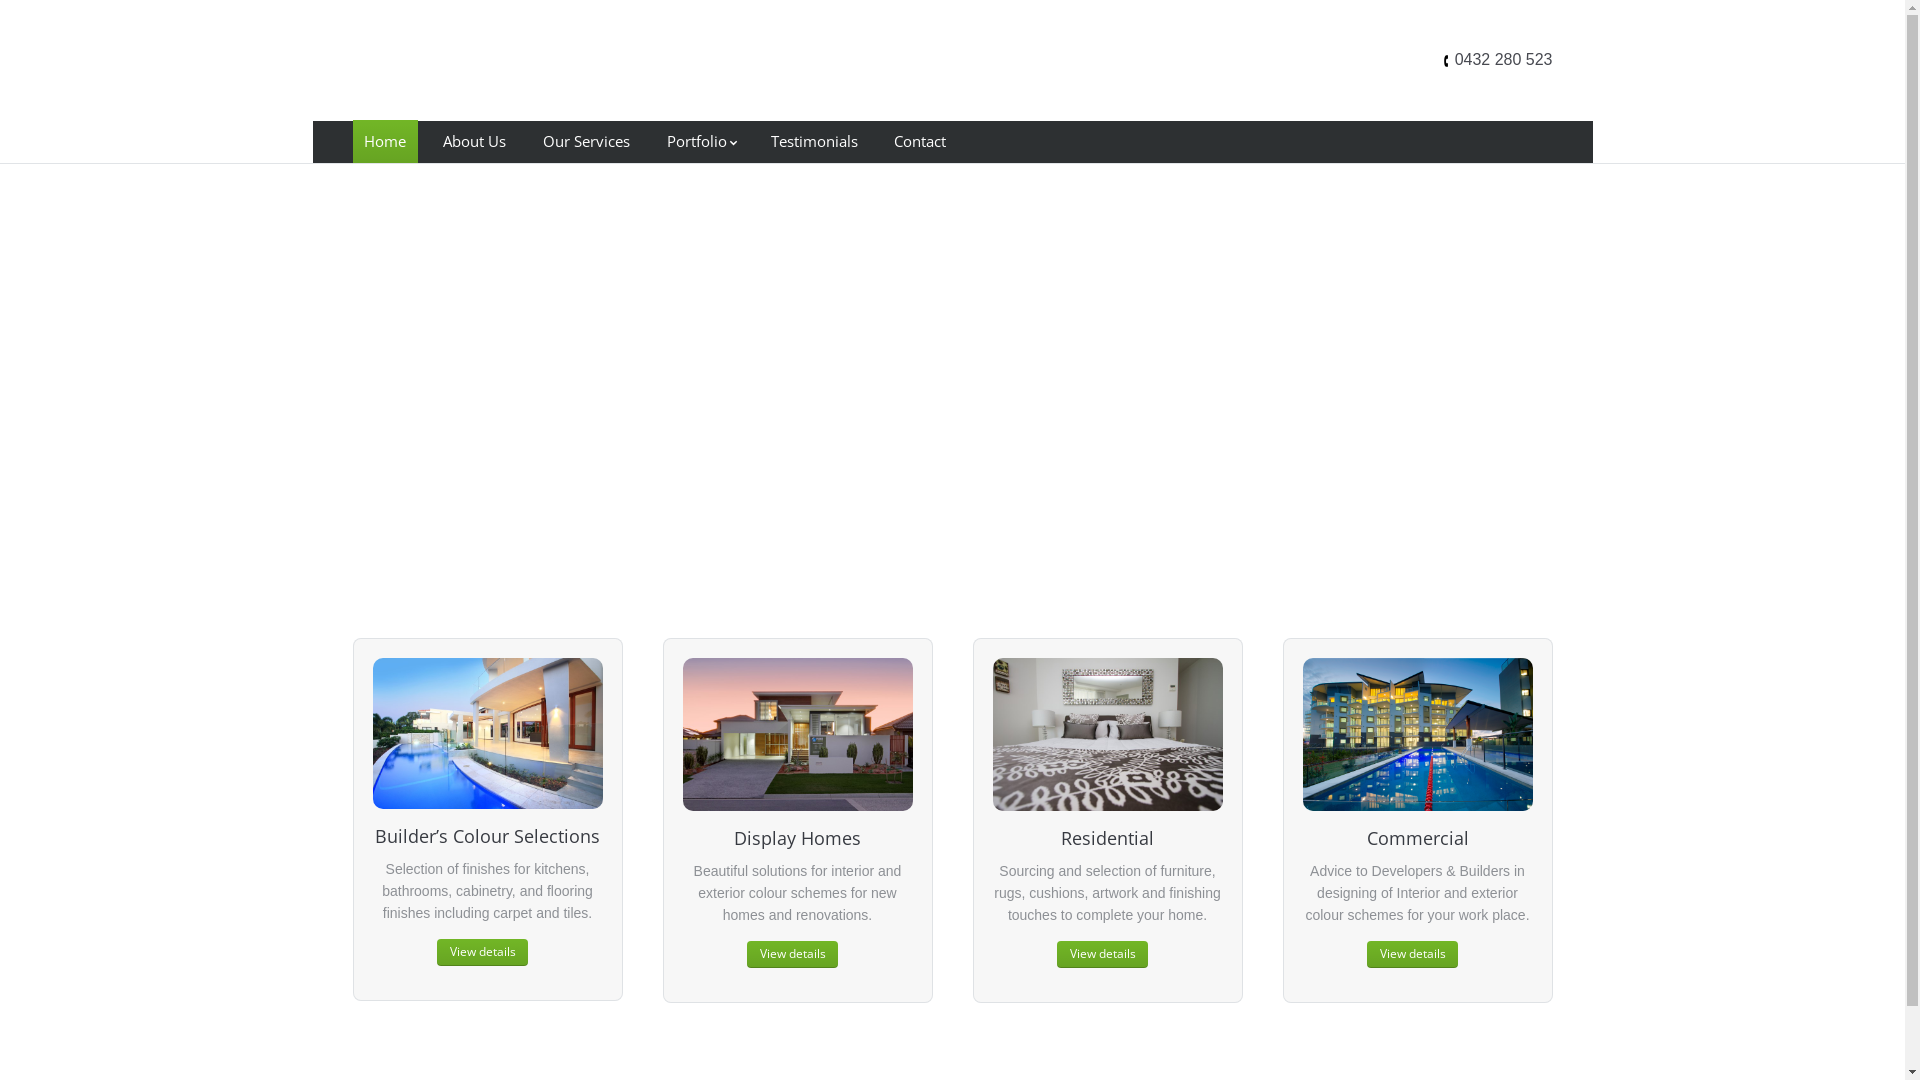 The height and width of the screenshot is (1080, 1920). I want to click on 'About Us', so click(473, 140).